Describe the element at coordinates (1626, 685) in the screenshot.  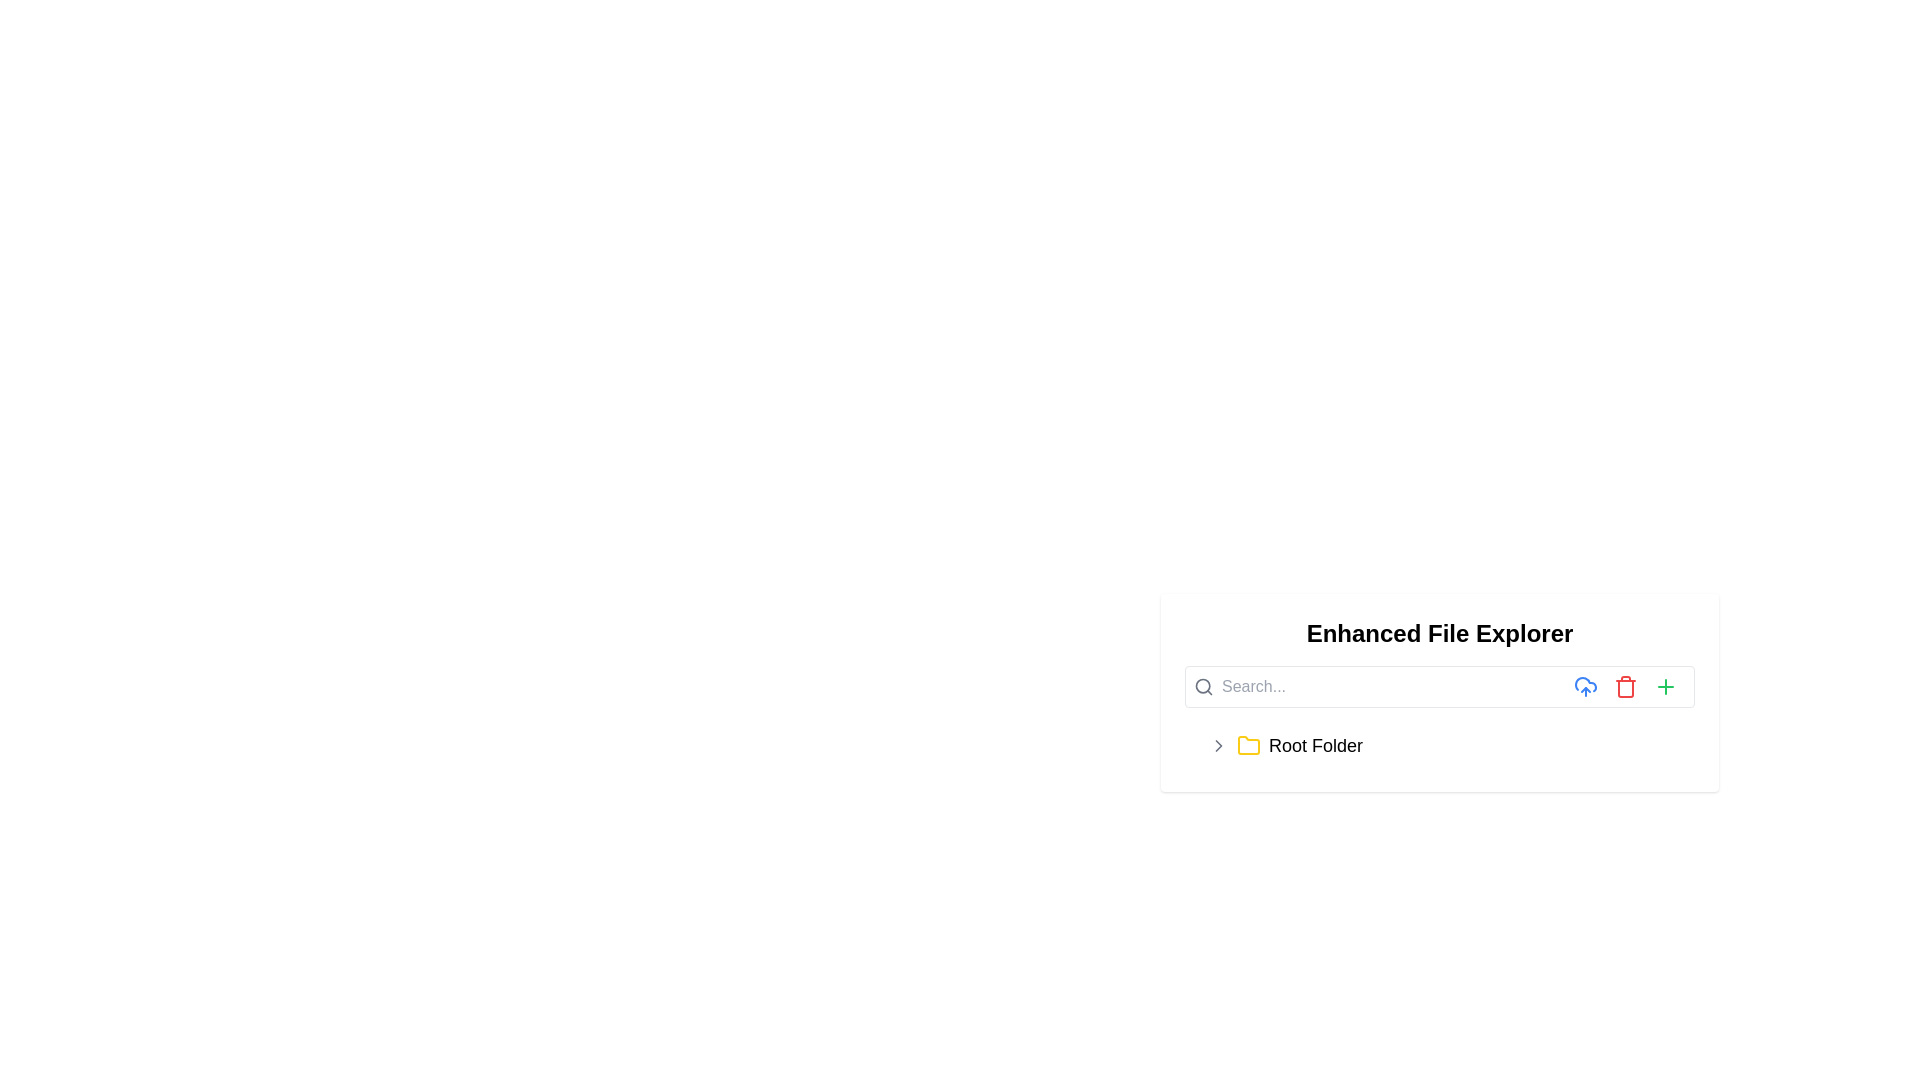
I see `the red trash bin icon button in the 'Enhanced File Explorer' toolbar` at that location.